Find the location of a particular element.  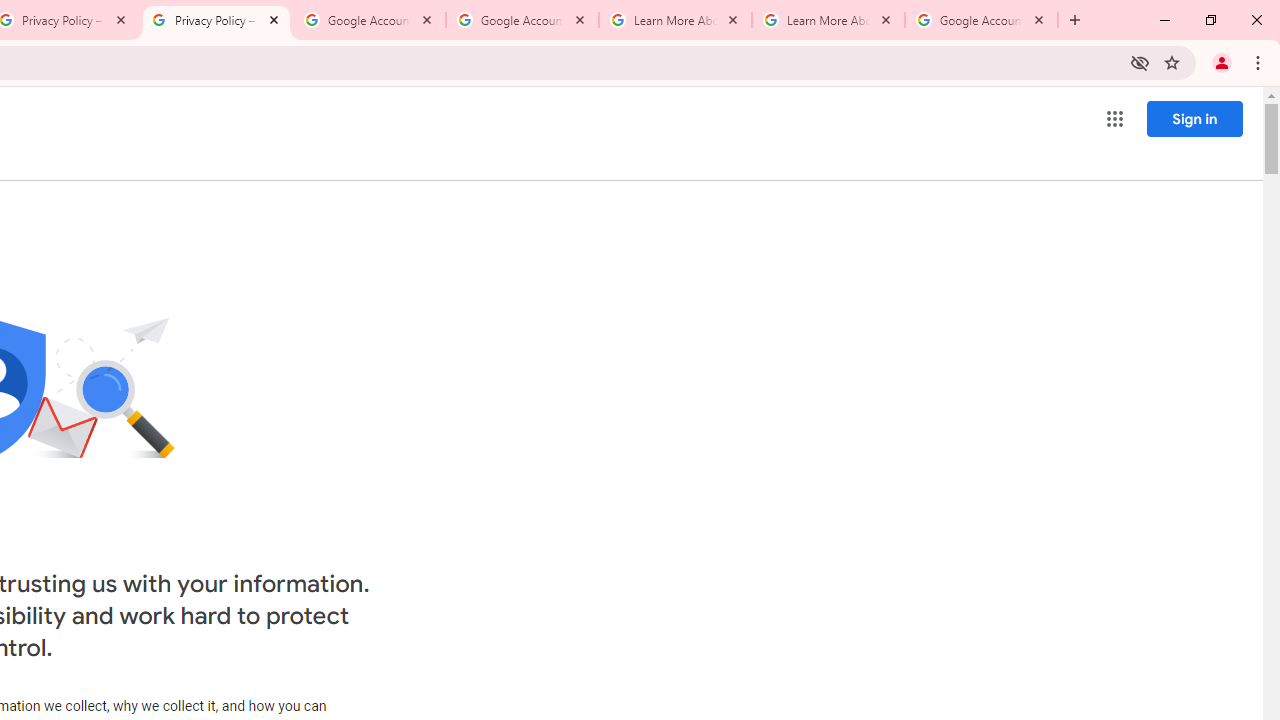

'Google Account' is located at coordinates (981, 20).